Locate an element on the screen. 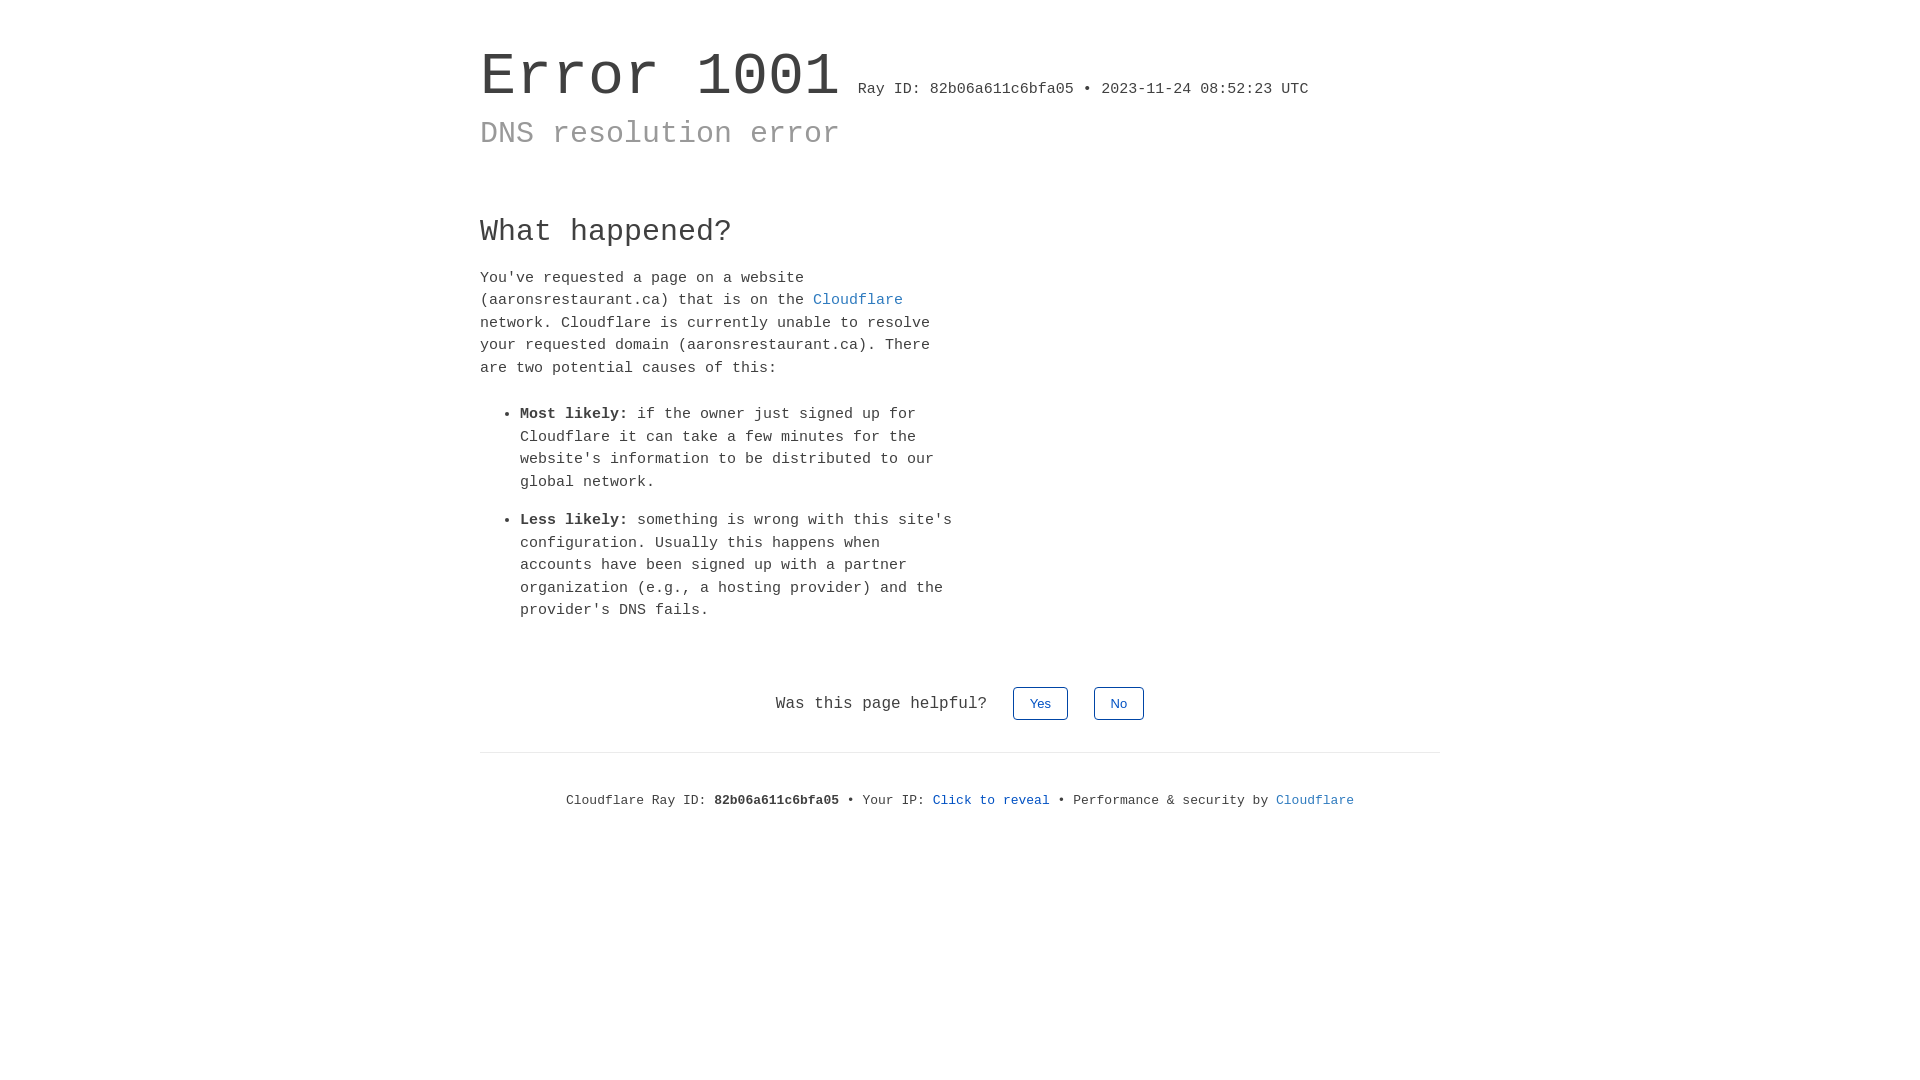 Image resolution: width=1920 pixels, height=1080 pixels. 'Click to reveal' is located at coordinates (991, 798).